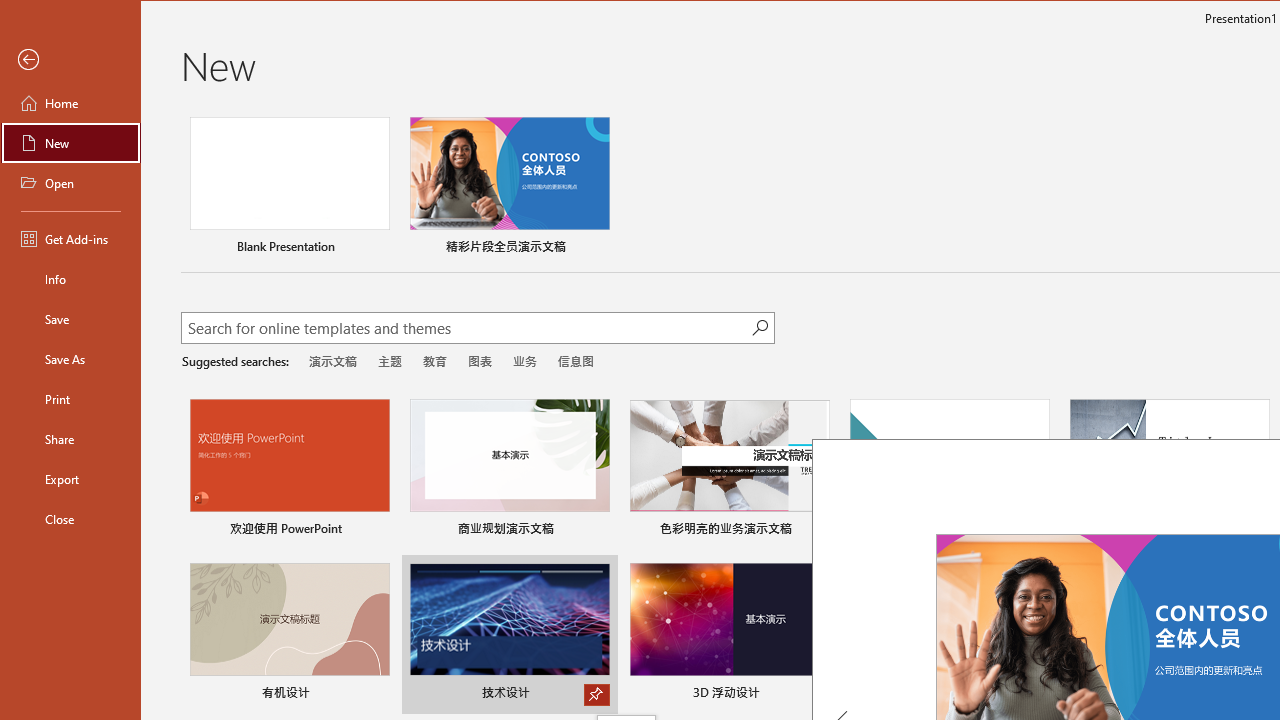 This screenshot has height=720, width=1280. Describe the element at coordinates (466, 329) in the screenshot. I see `'Search for online templates and themes'` at that location.